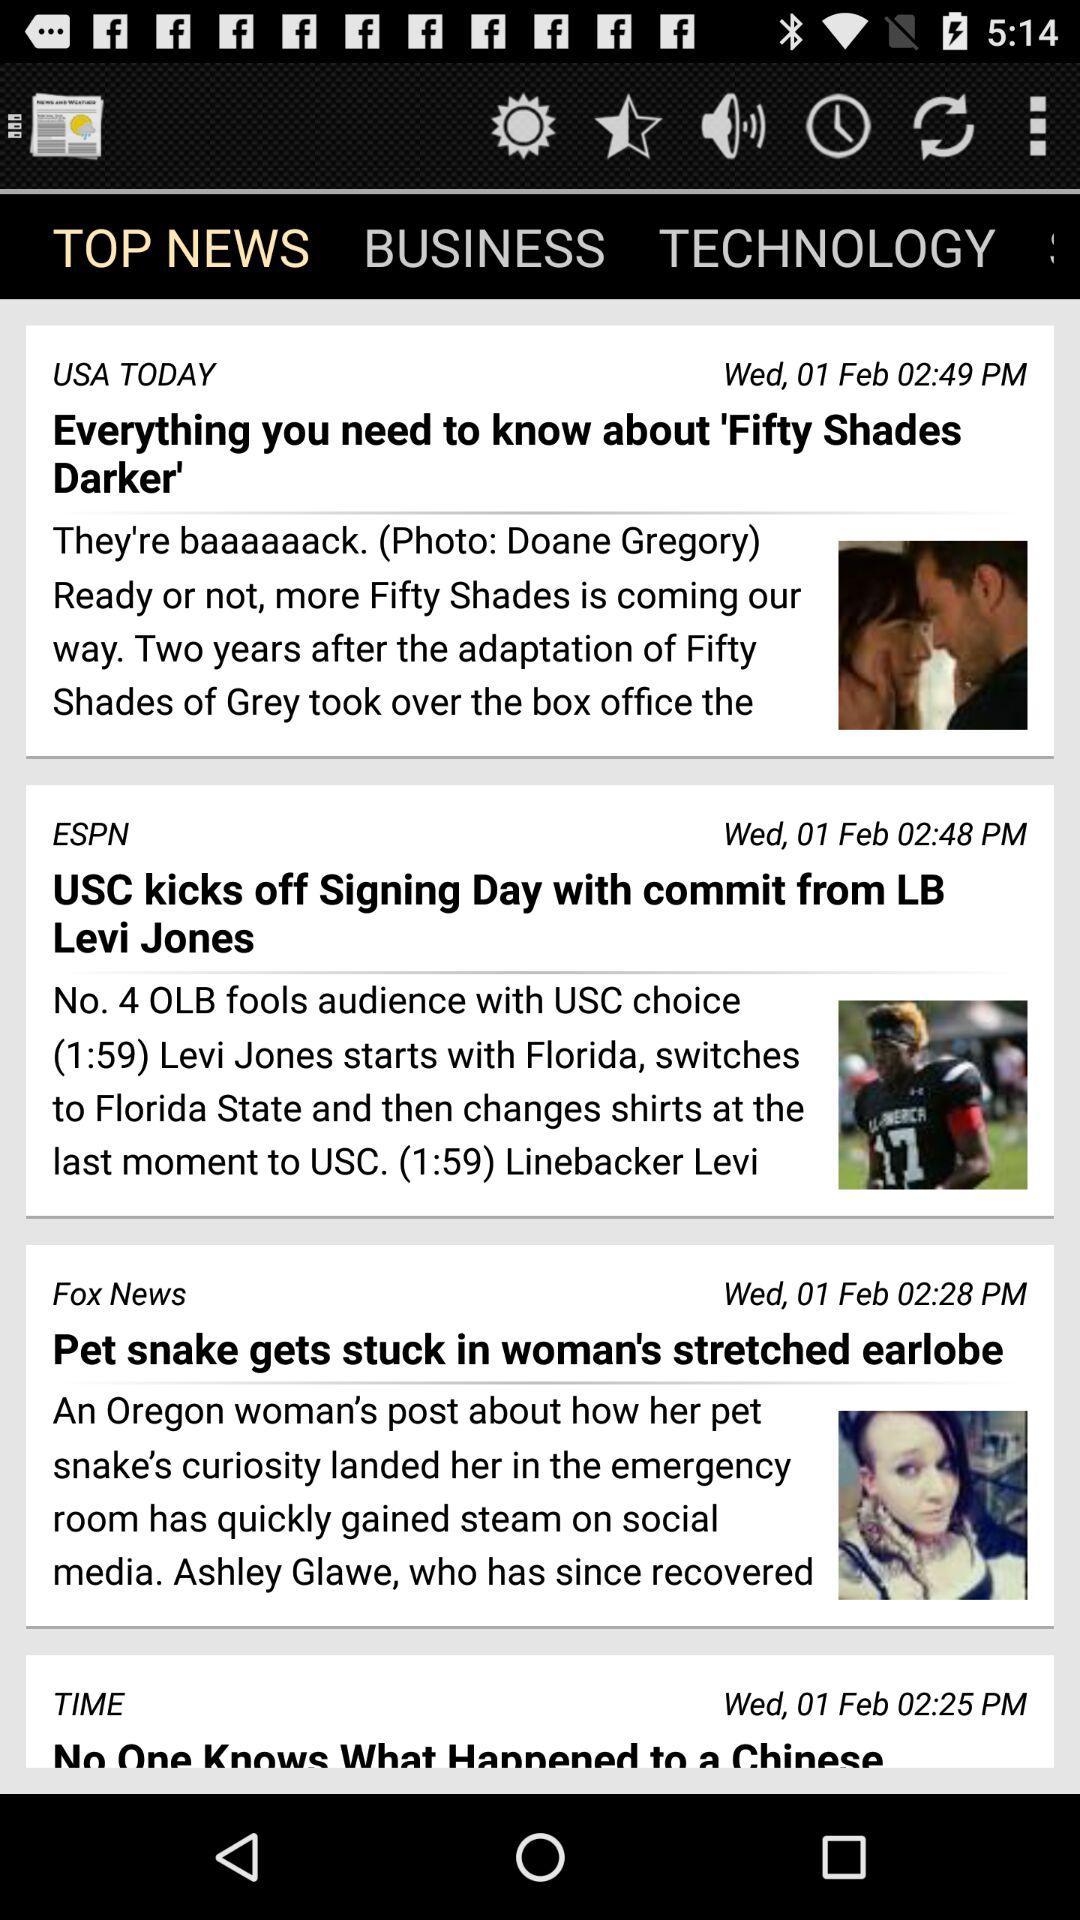 This screenshot has height=1920, width=1080. Describe the element at coordinates (627, 124) in the screenshot. I see `to favorite` at that location.